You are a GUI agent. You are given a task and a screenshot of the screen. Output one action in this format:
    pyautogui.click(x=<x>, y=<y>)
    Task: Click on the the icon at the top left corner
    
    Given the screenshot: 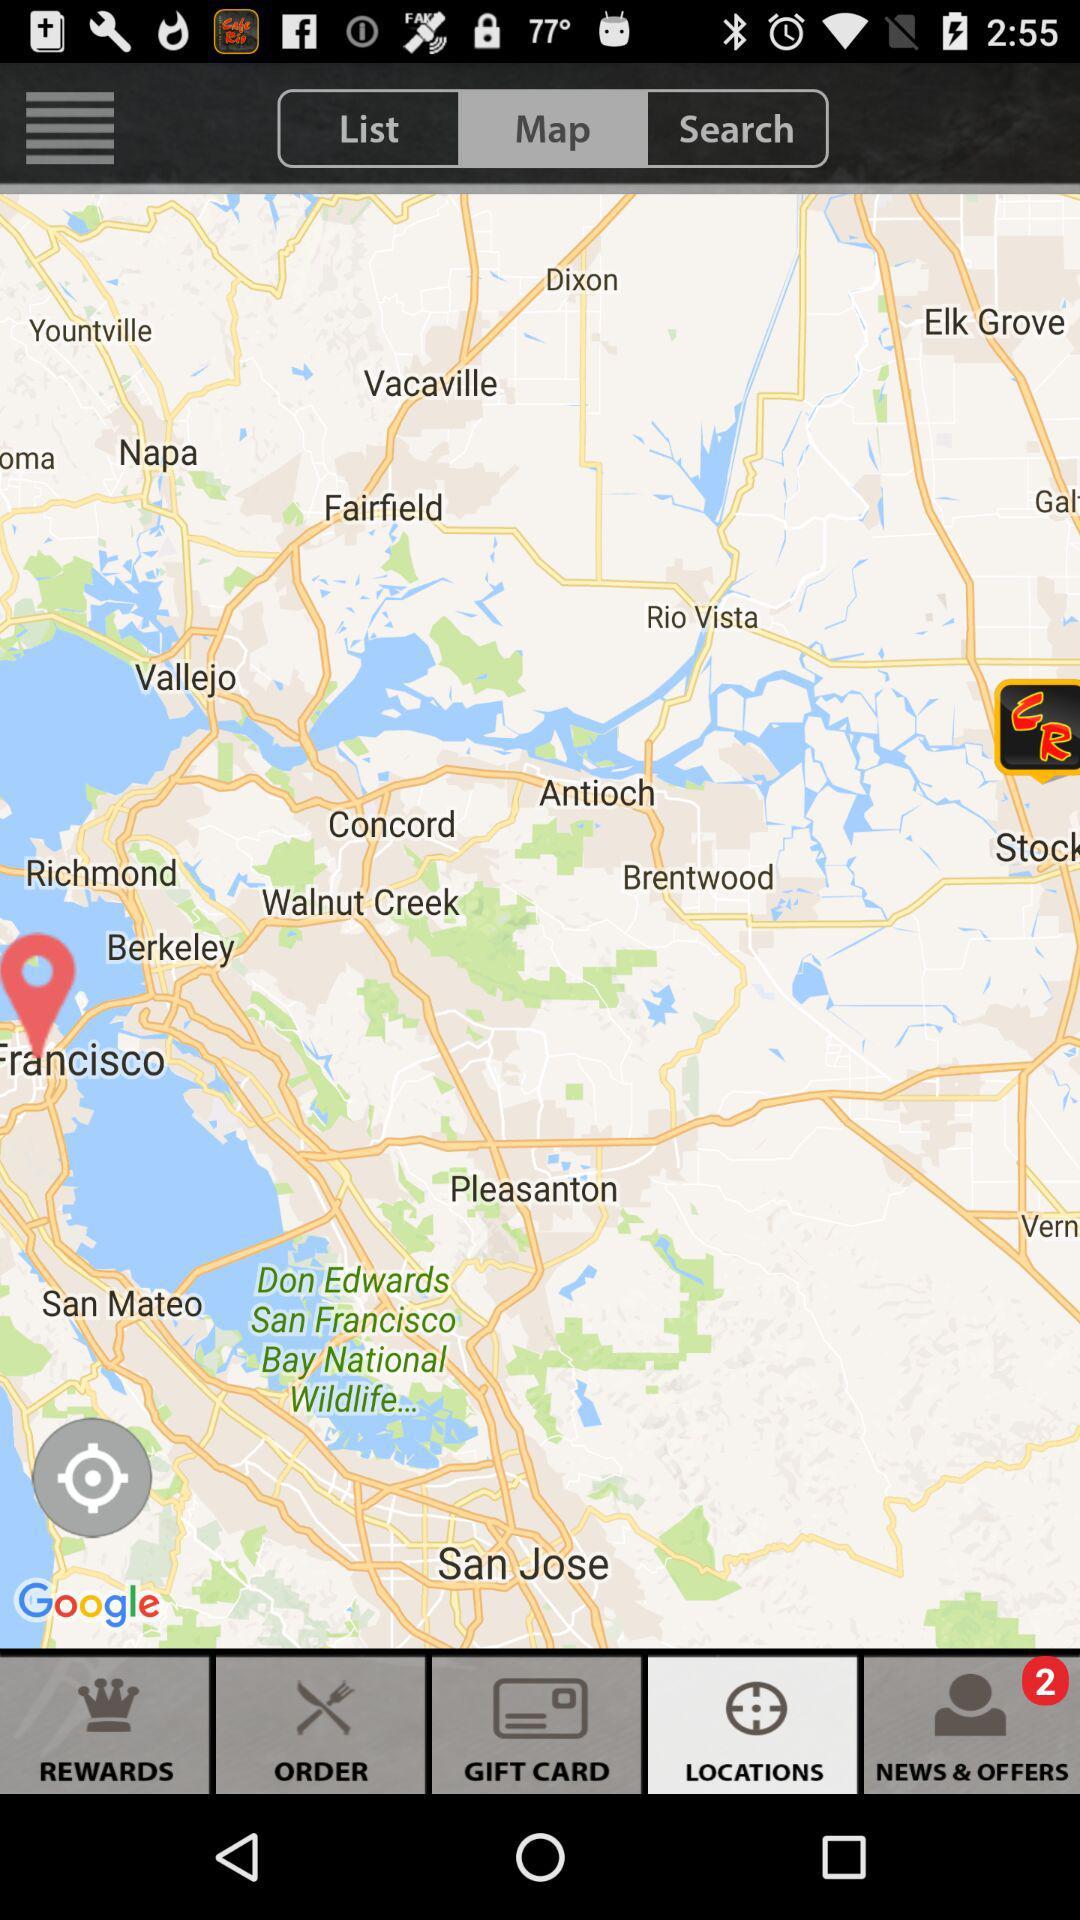 What is the action you would take?
    pyautogui.click(x=69, y=127)
    